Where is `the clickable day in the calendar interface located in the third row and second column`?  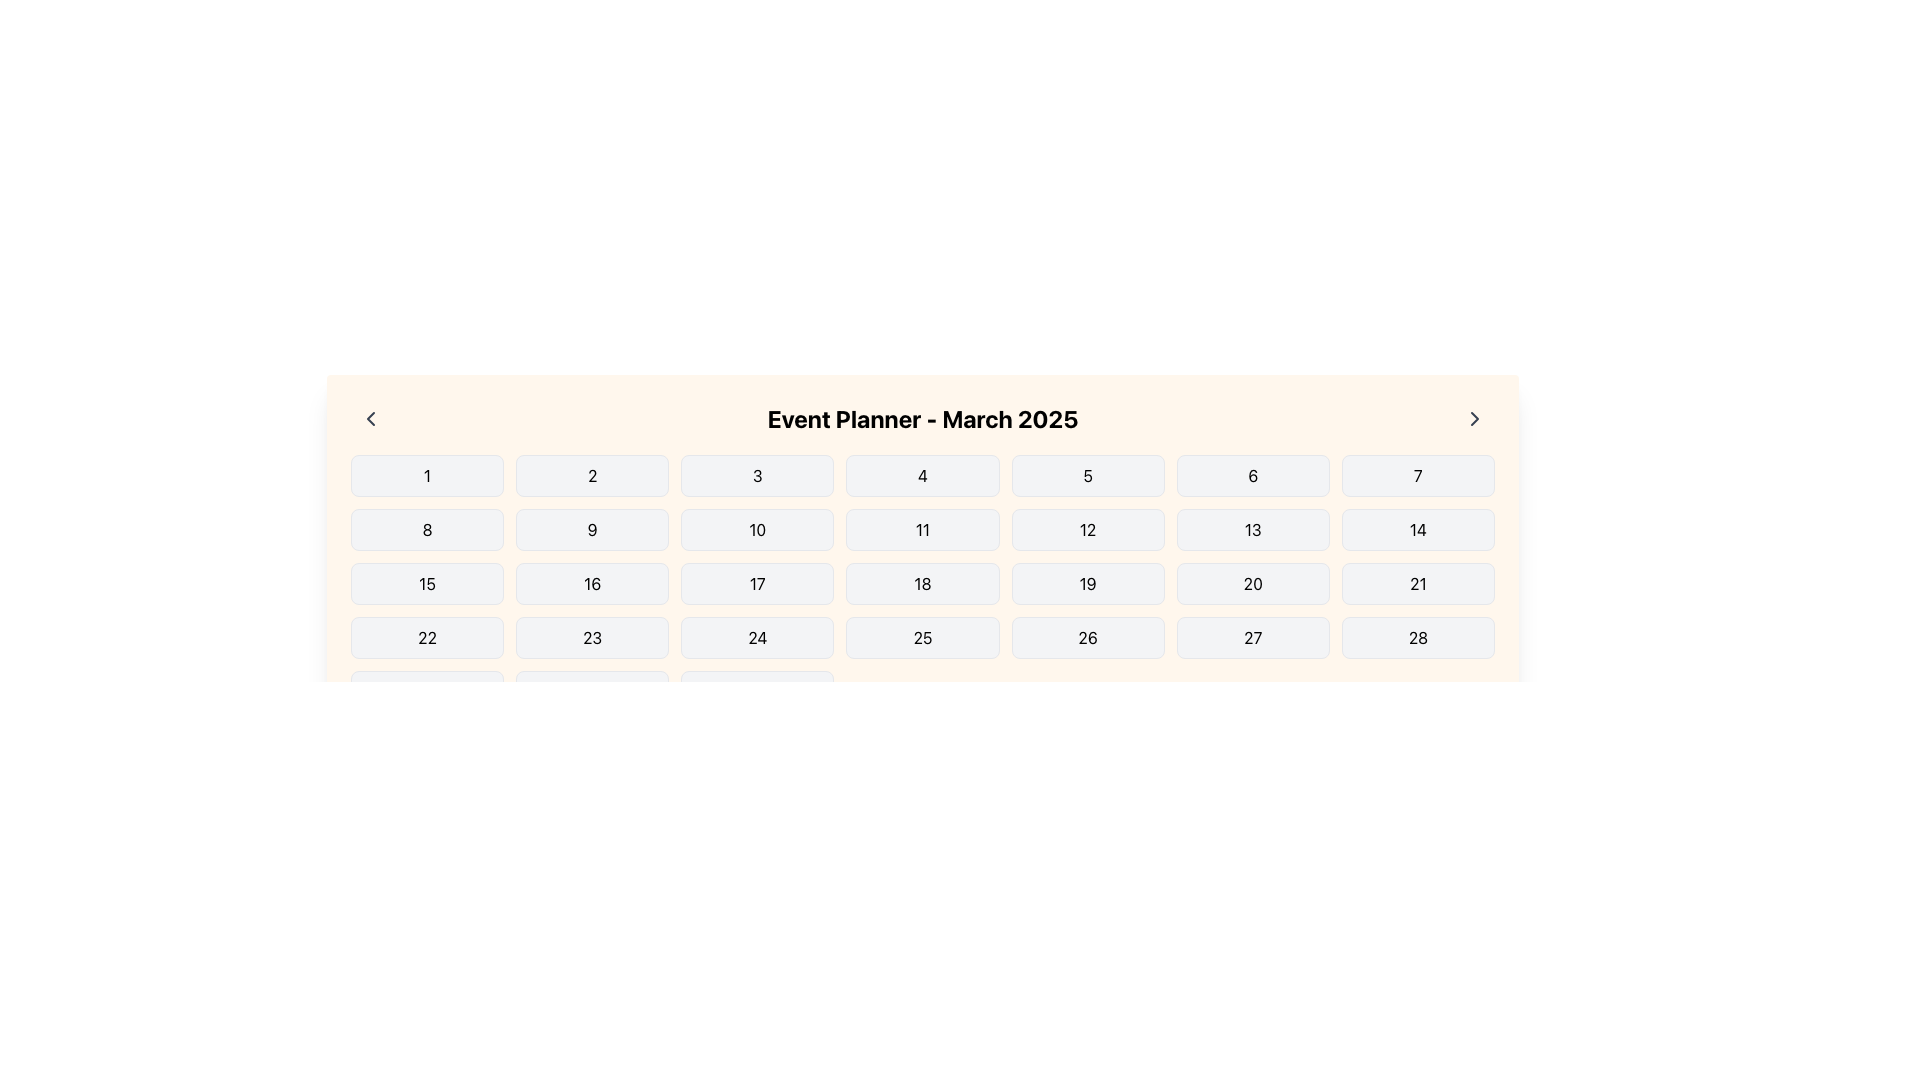 the clickable day in the calendar interface located in the third row and second column is located at coordinates (426, 583).